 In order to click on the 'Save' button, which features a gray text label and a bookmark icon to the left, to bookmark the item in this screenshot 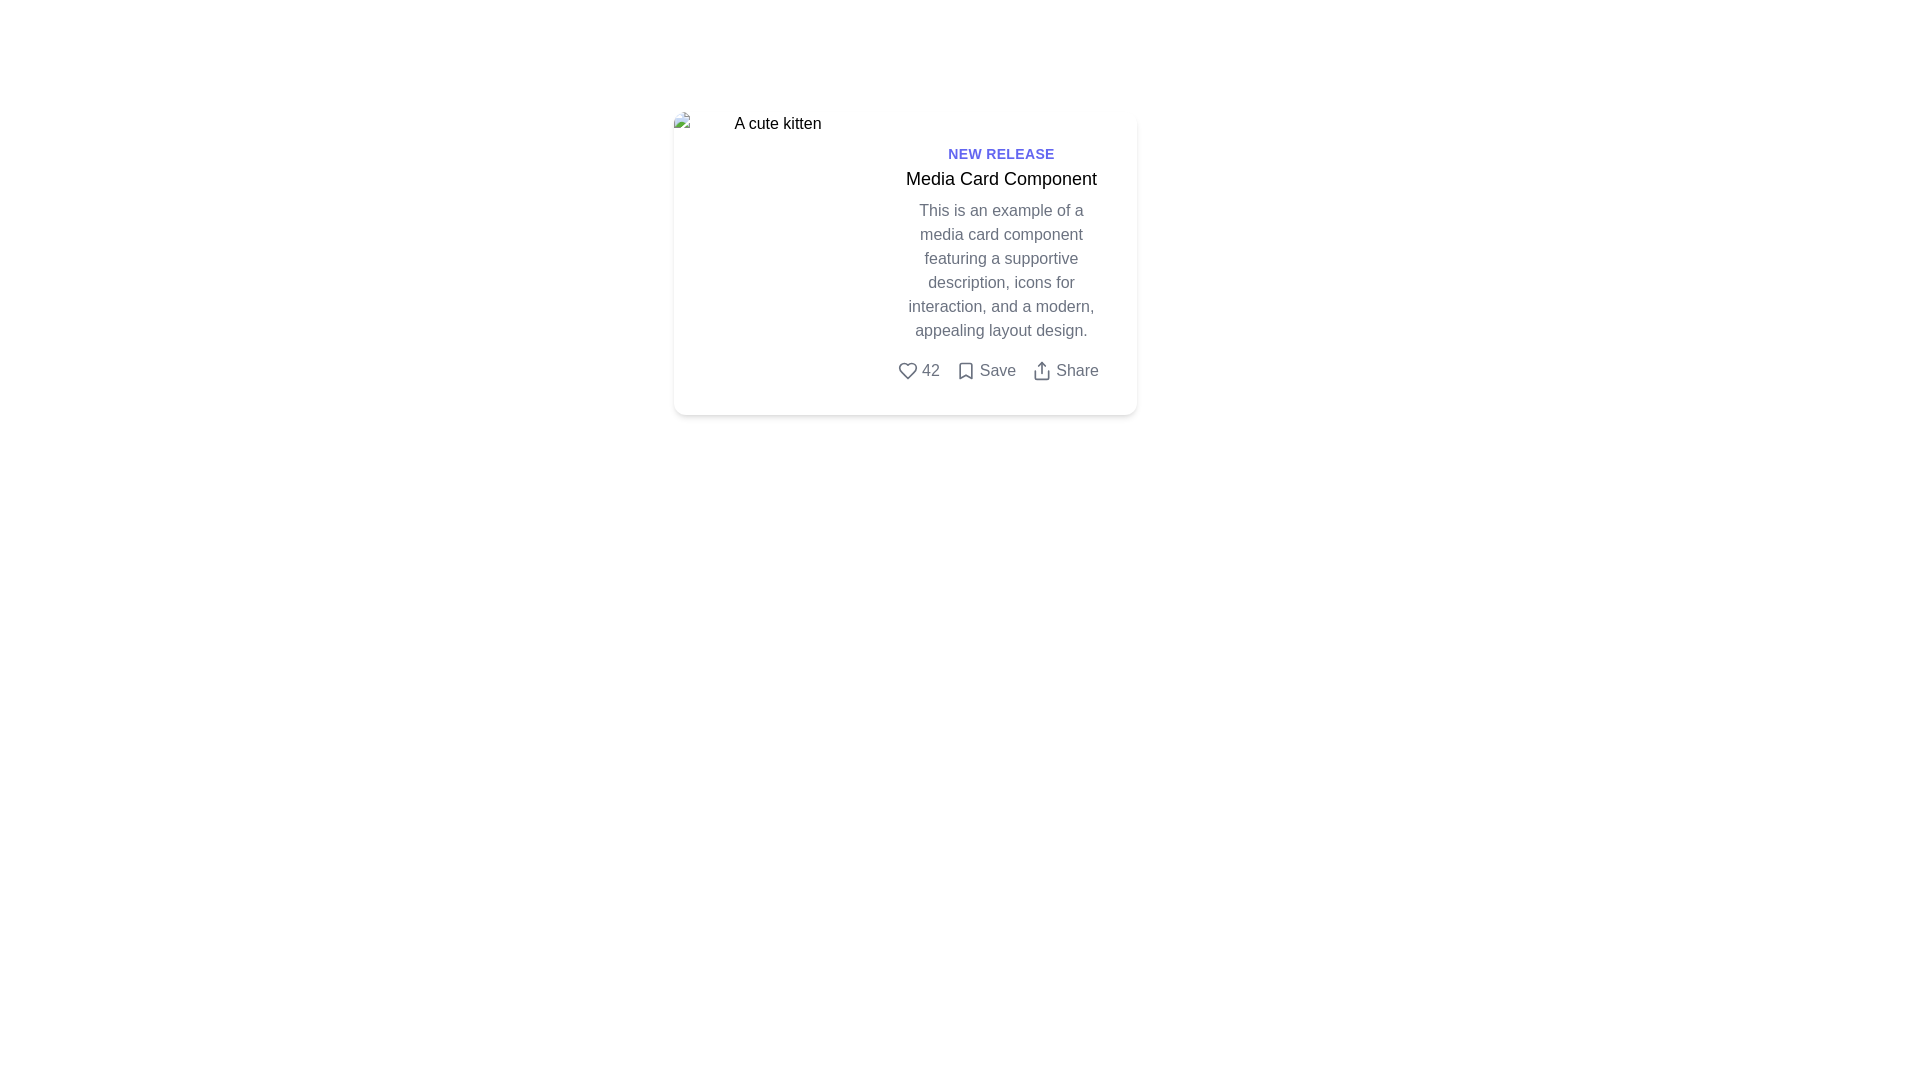, I will do `click(1001, 370)`.